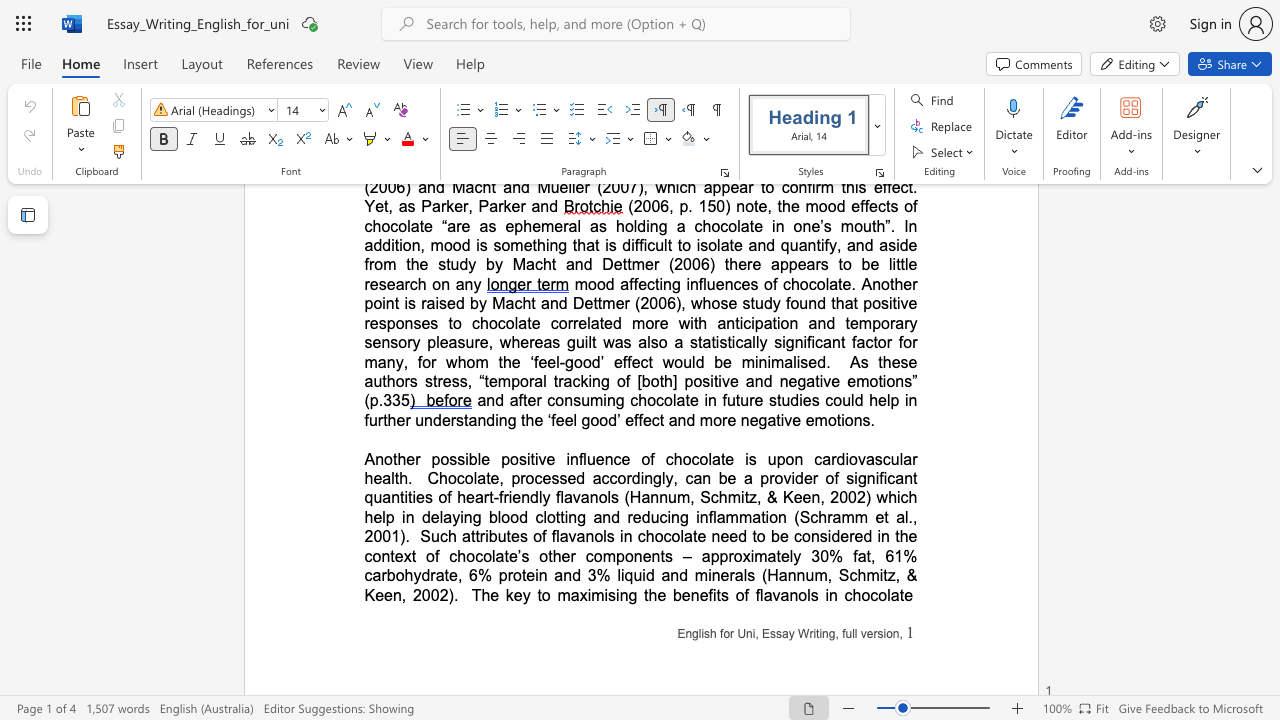 This screenshot has width=1280, height=720. Describe the element at coordinates (827, 516) in the screenshot. I see `the subset text "ramm et al." within the text "Chocolate, processed accordingly, can be a provider of significant quantities of heart-friendly flavanols (Hannum, Schmitz, & Keen, 2002) which help in delaying blood clotting and reducing inflammation (Schramm et al., 2001)"` at that location.